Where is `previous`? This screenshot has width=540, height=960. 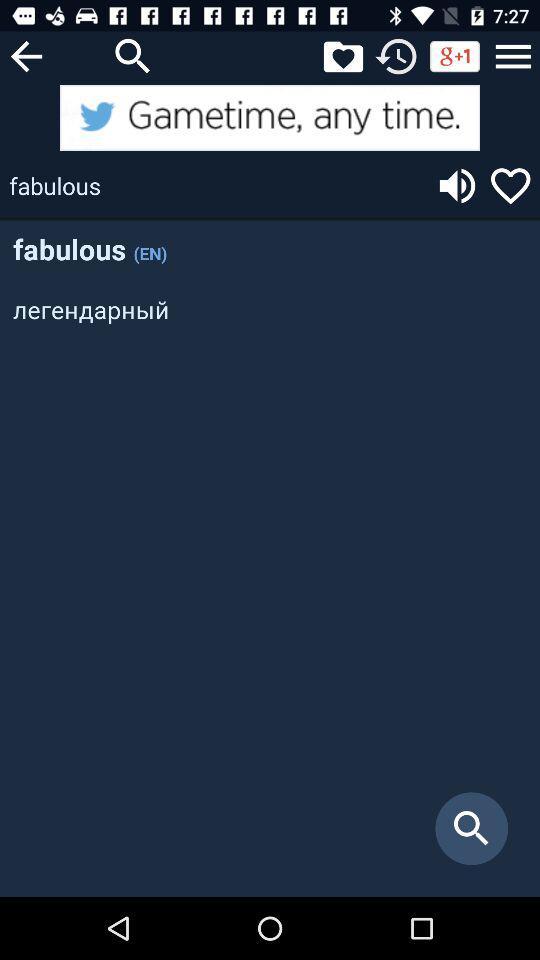
previous is located at coordinates (25, 55).